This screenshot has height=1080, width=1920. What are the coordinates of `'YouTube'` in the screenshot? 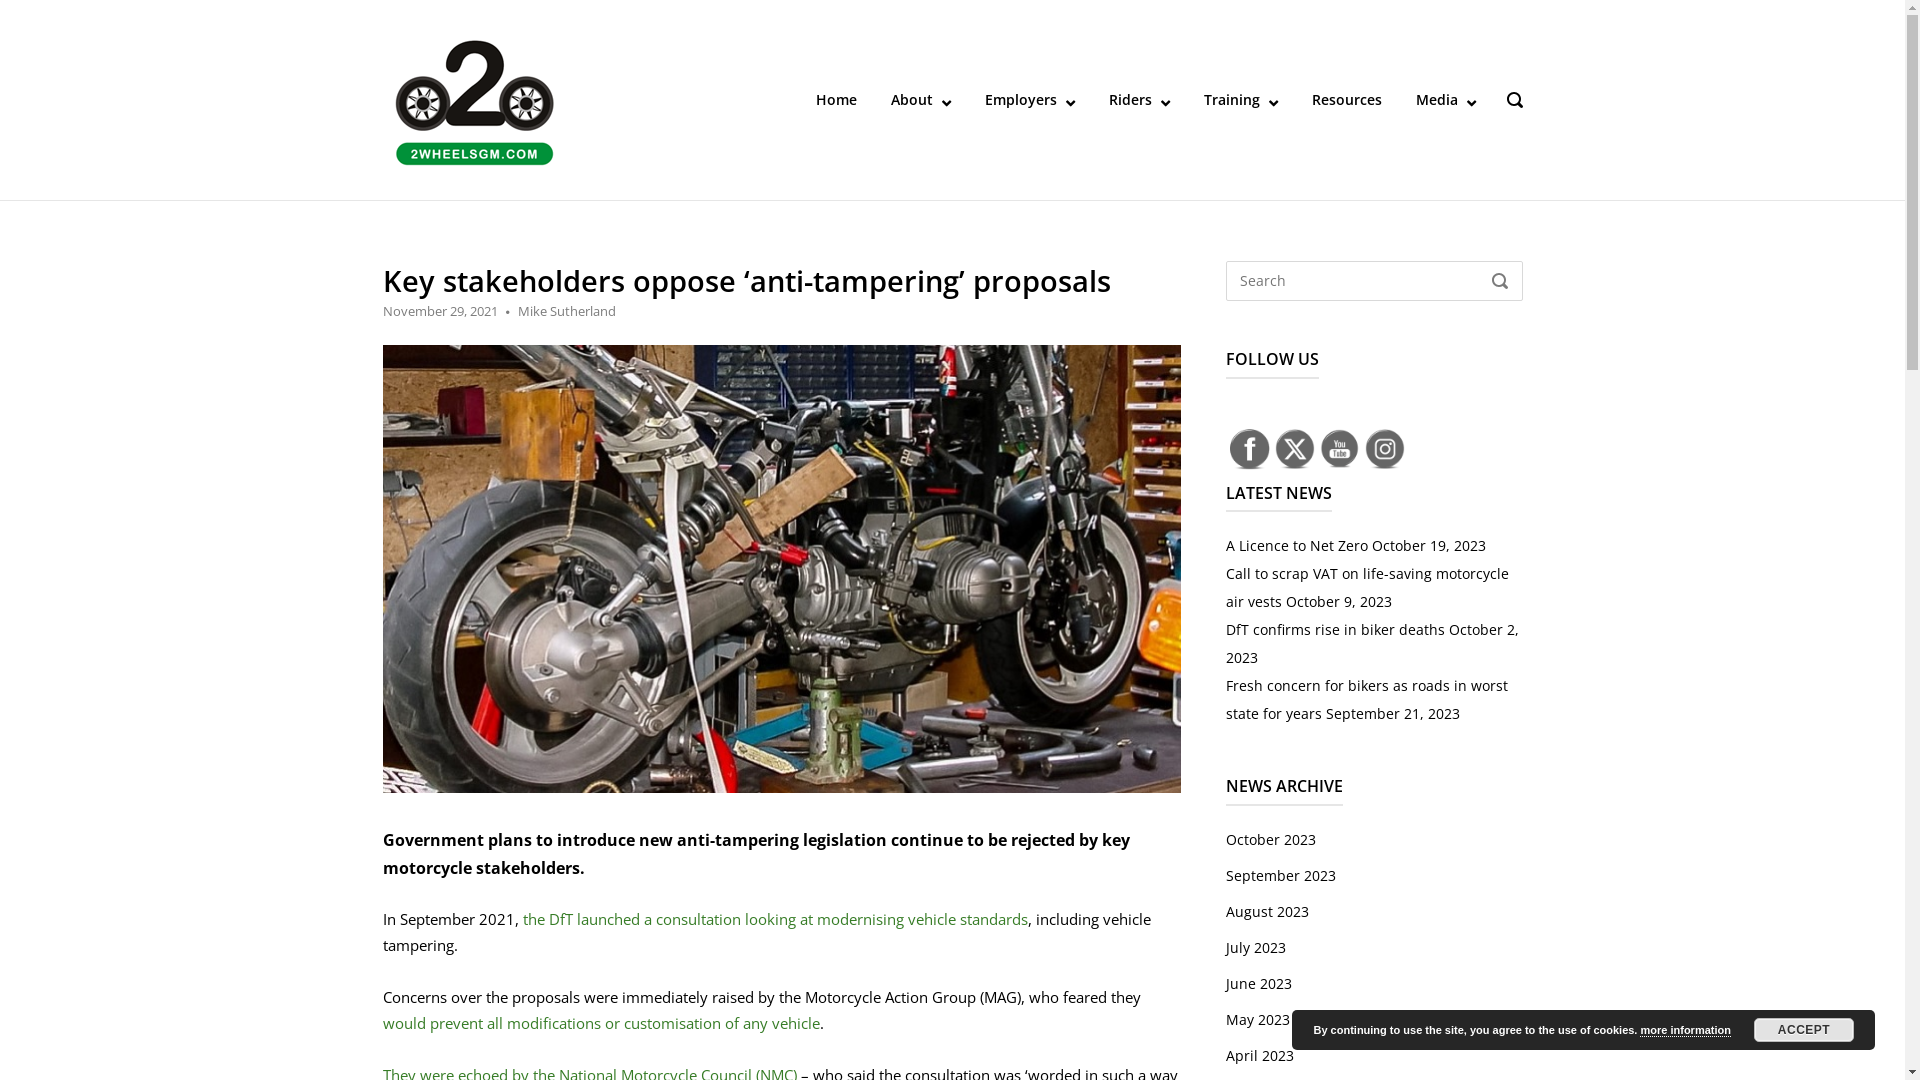 It's located at (1339, 447).